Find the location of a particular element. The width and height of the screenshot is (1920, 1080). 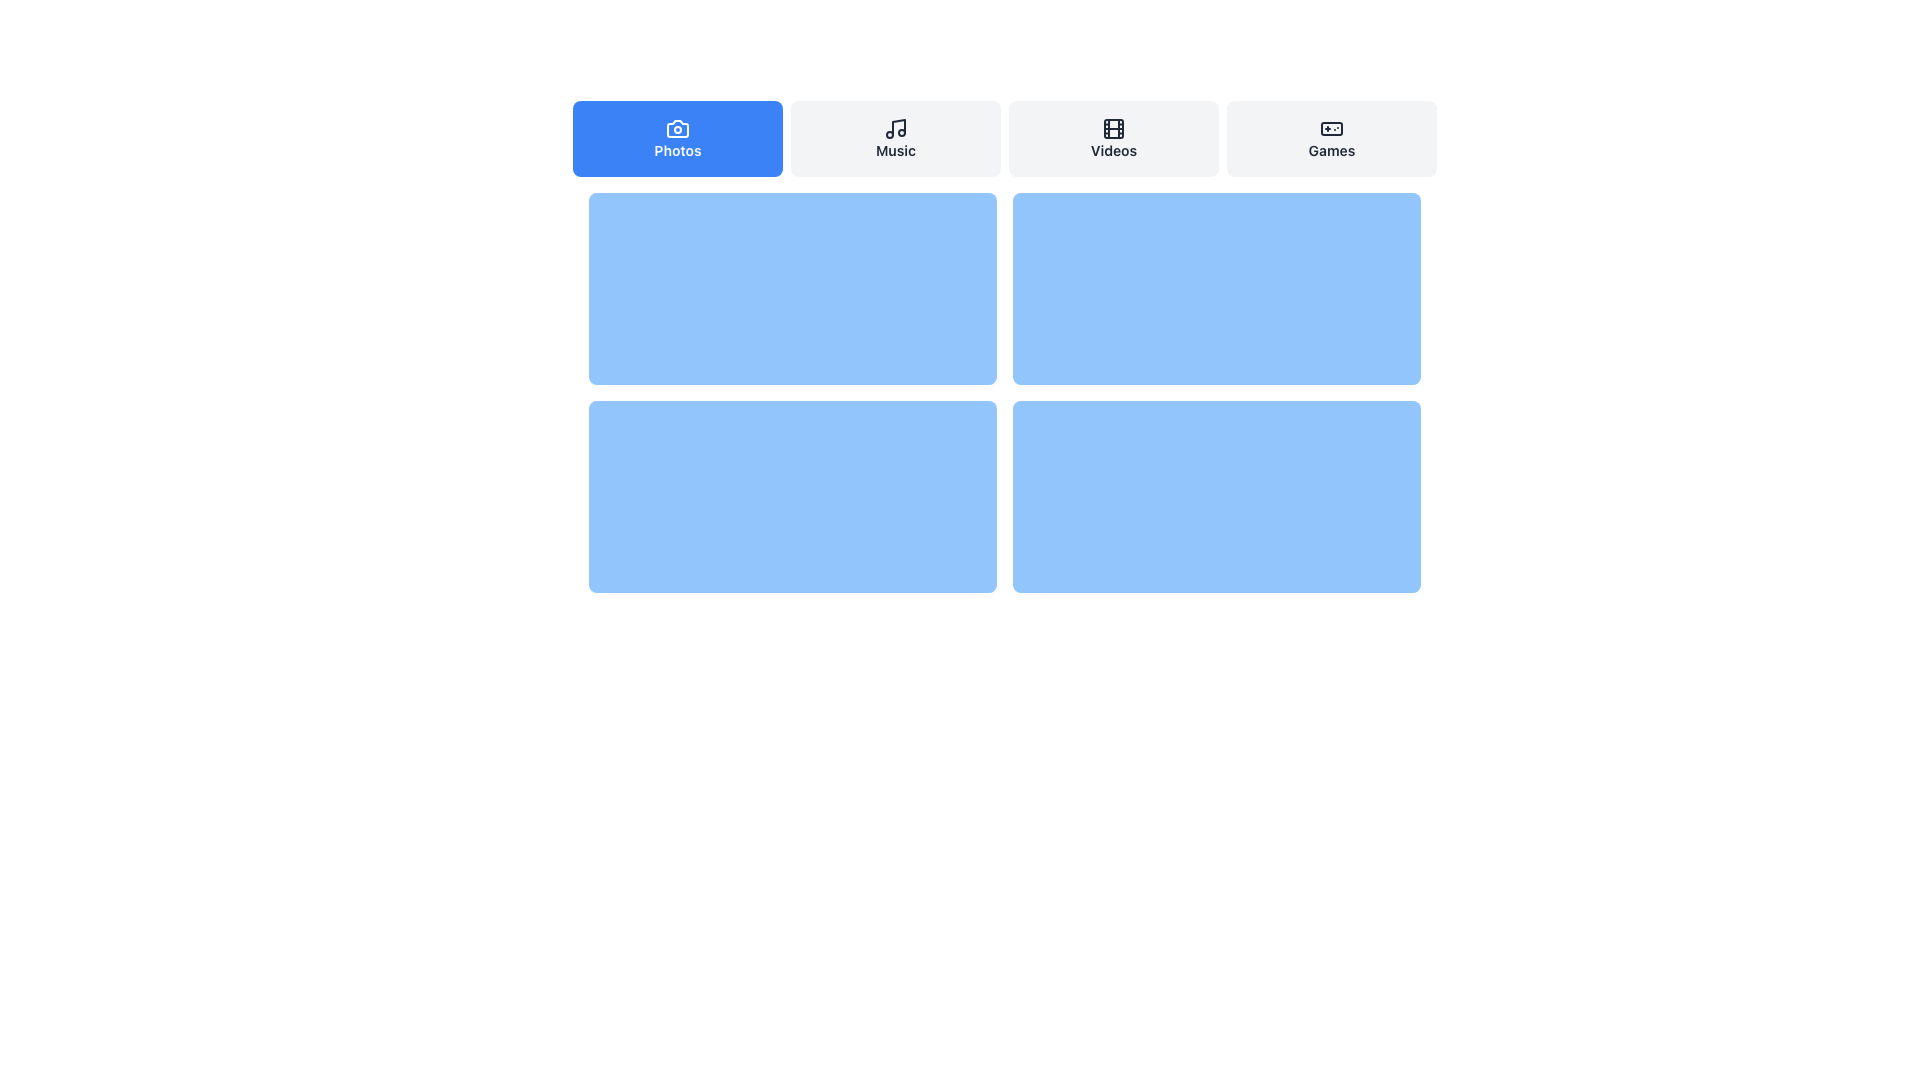

the top-right light blue gradient panel with rounded corners in the 2x2 grid layout is located at coordinates (1216, 289).